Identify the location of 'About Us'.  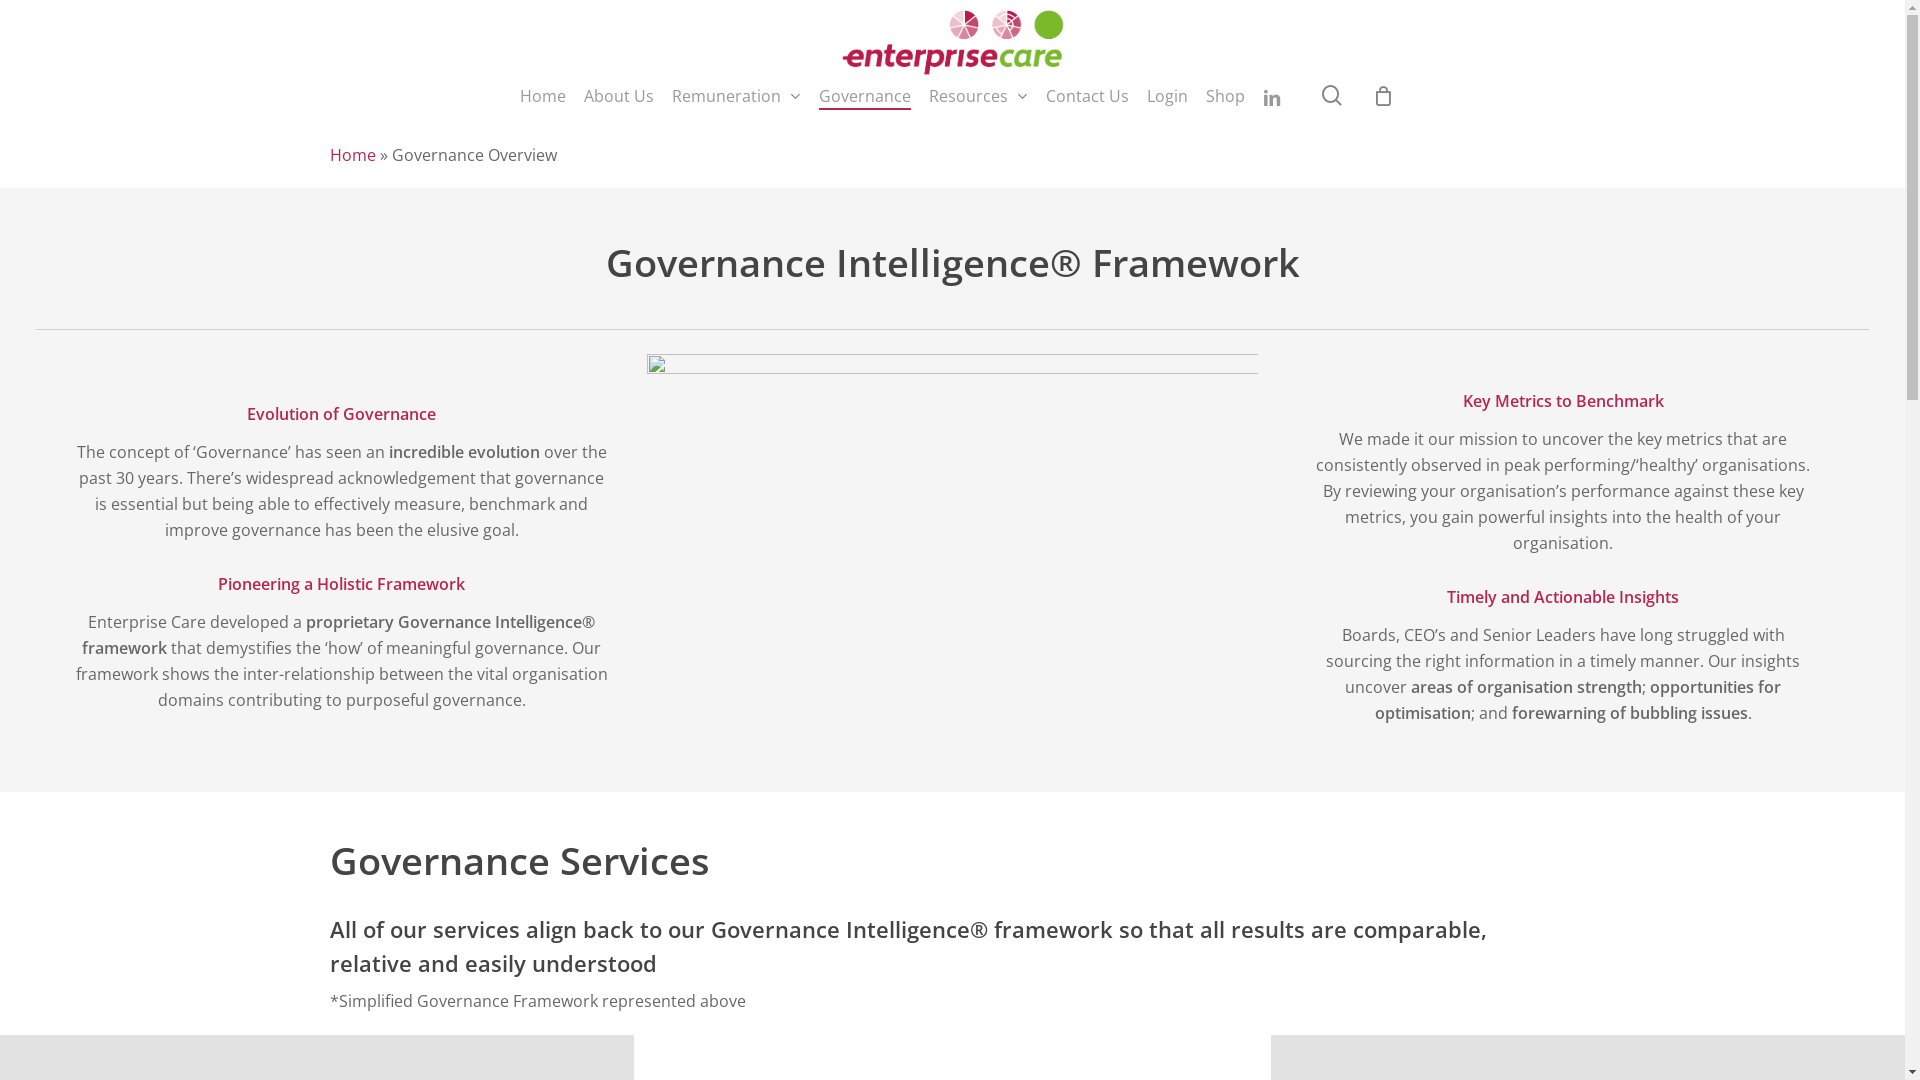
(583, 96).